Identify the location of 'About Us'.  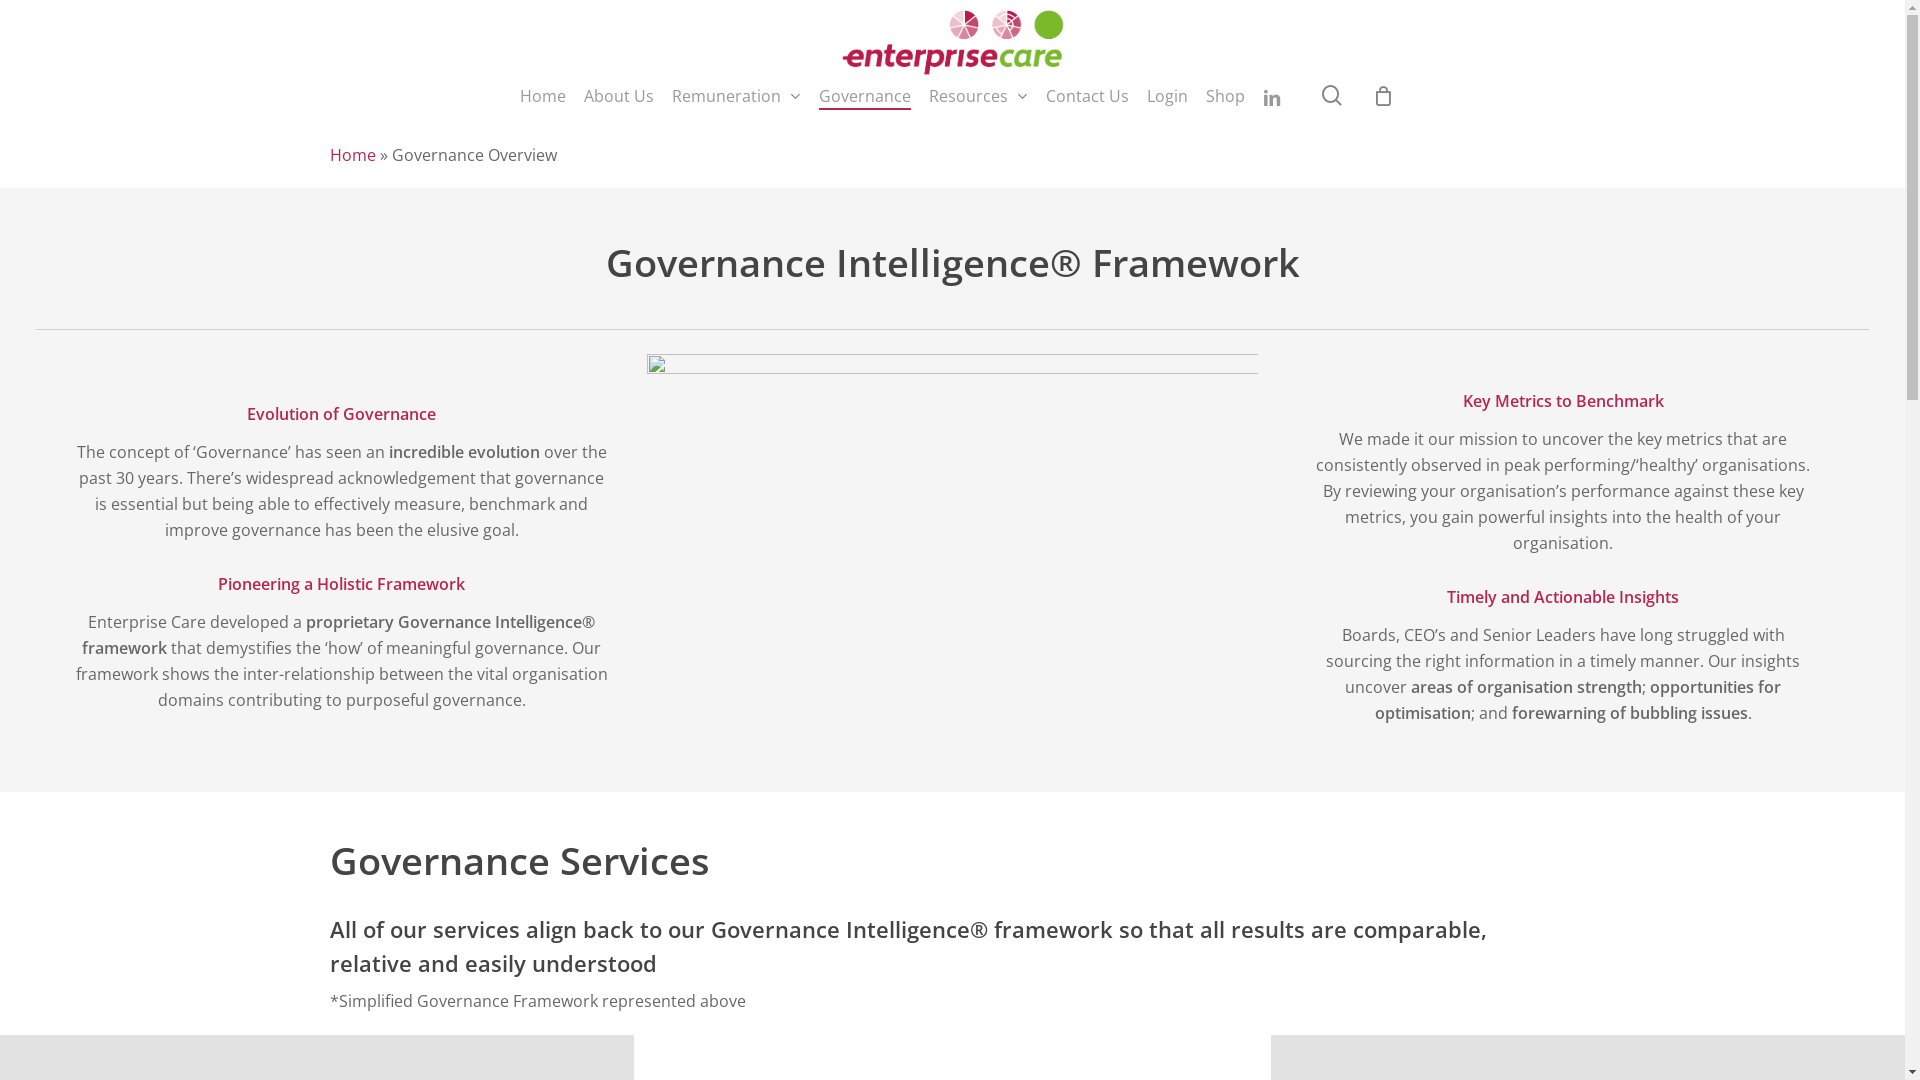
(583, 96).